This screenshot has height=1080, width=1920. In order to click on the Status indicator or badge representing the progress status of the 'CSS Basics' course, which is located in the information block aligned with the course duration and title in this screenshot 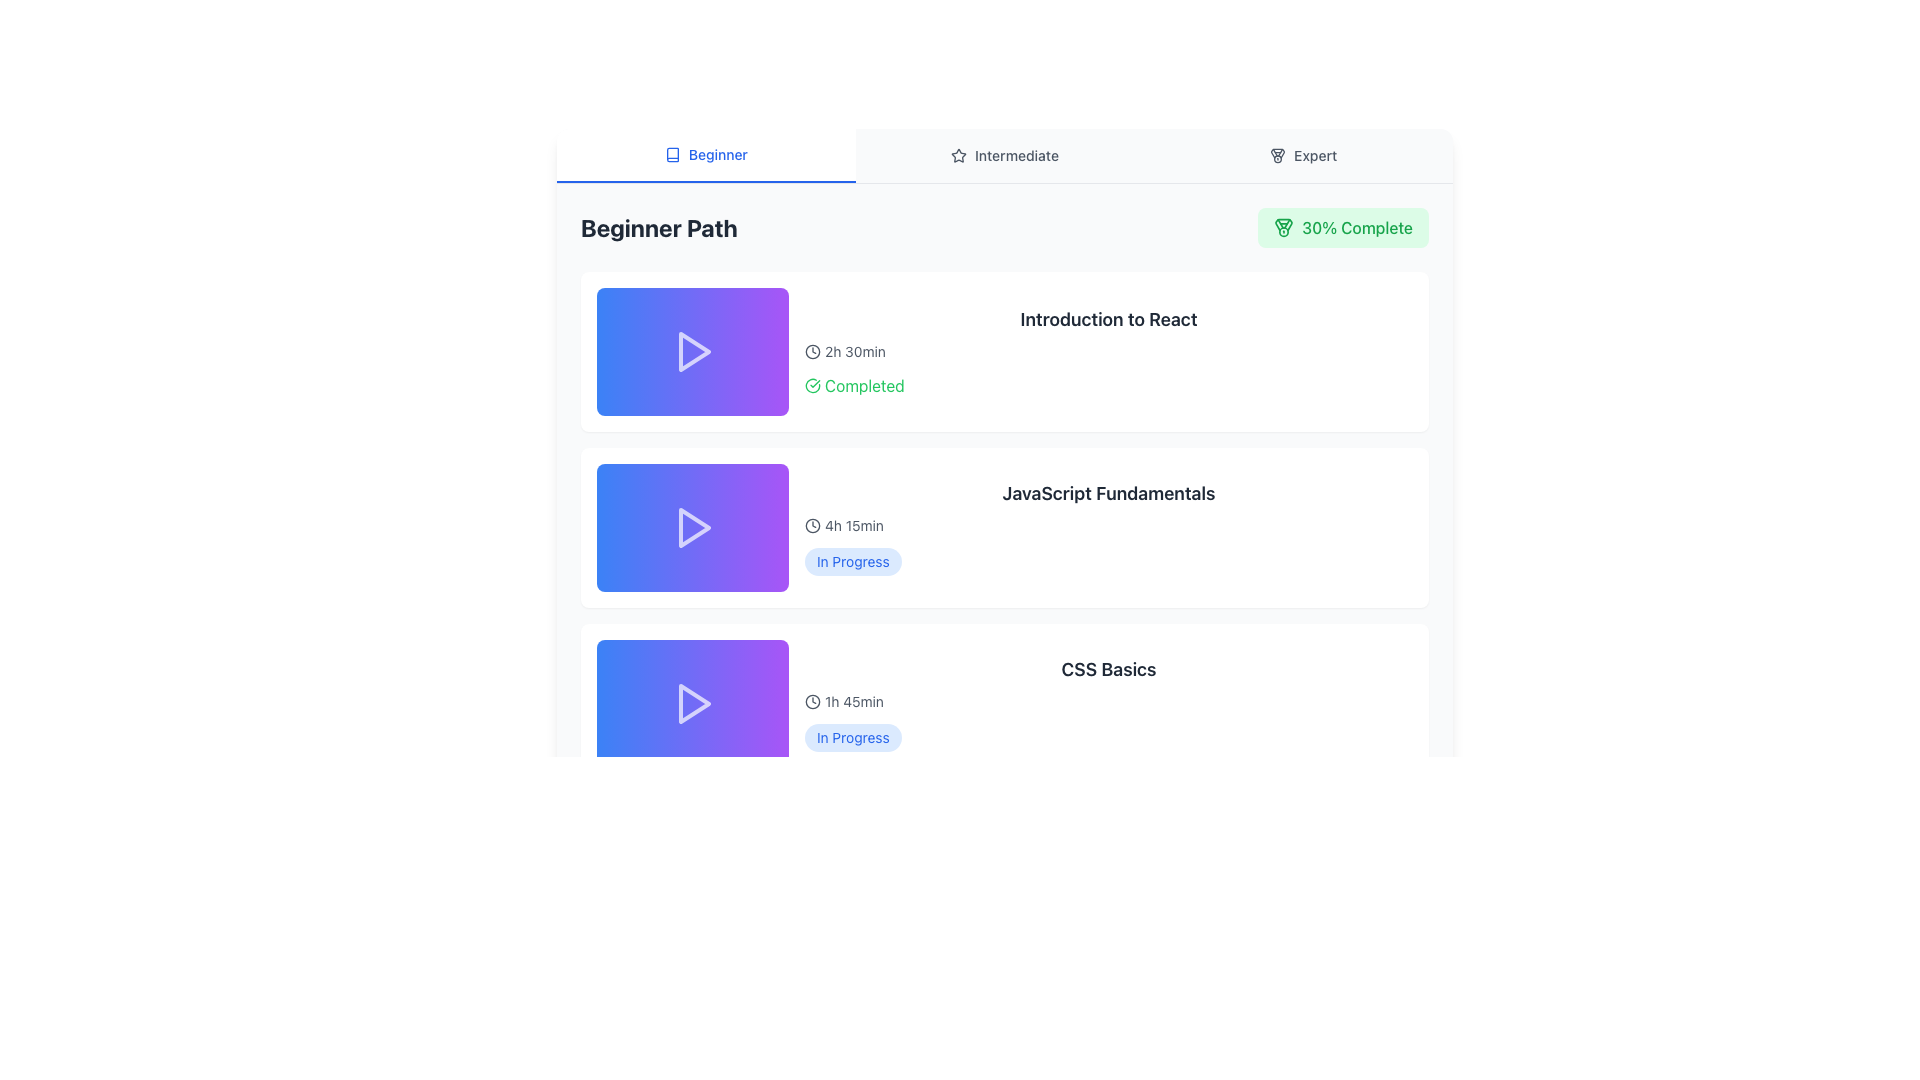, I will do `click(853, 737)`.